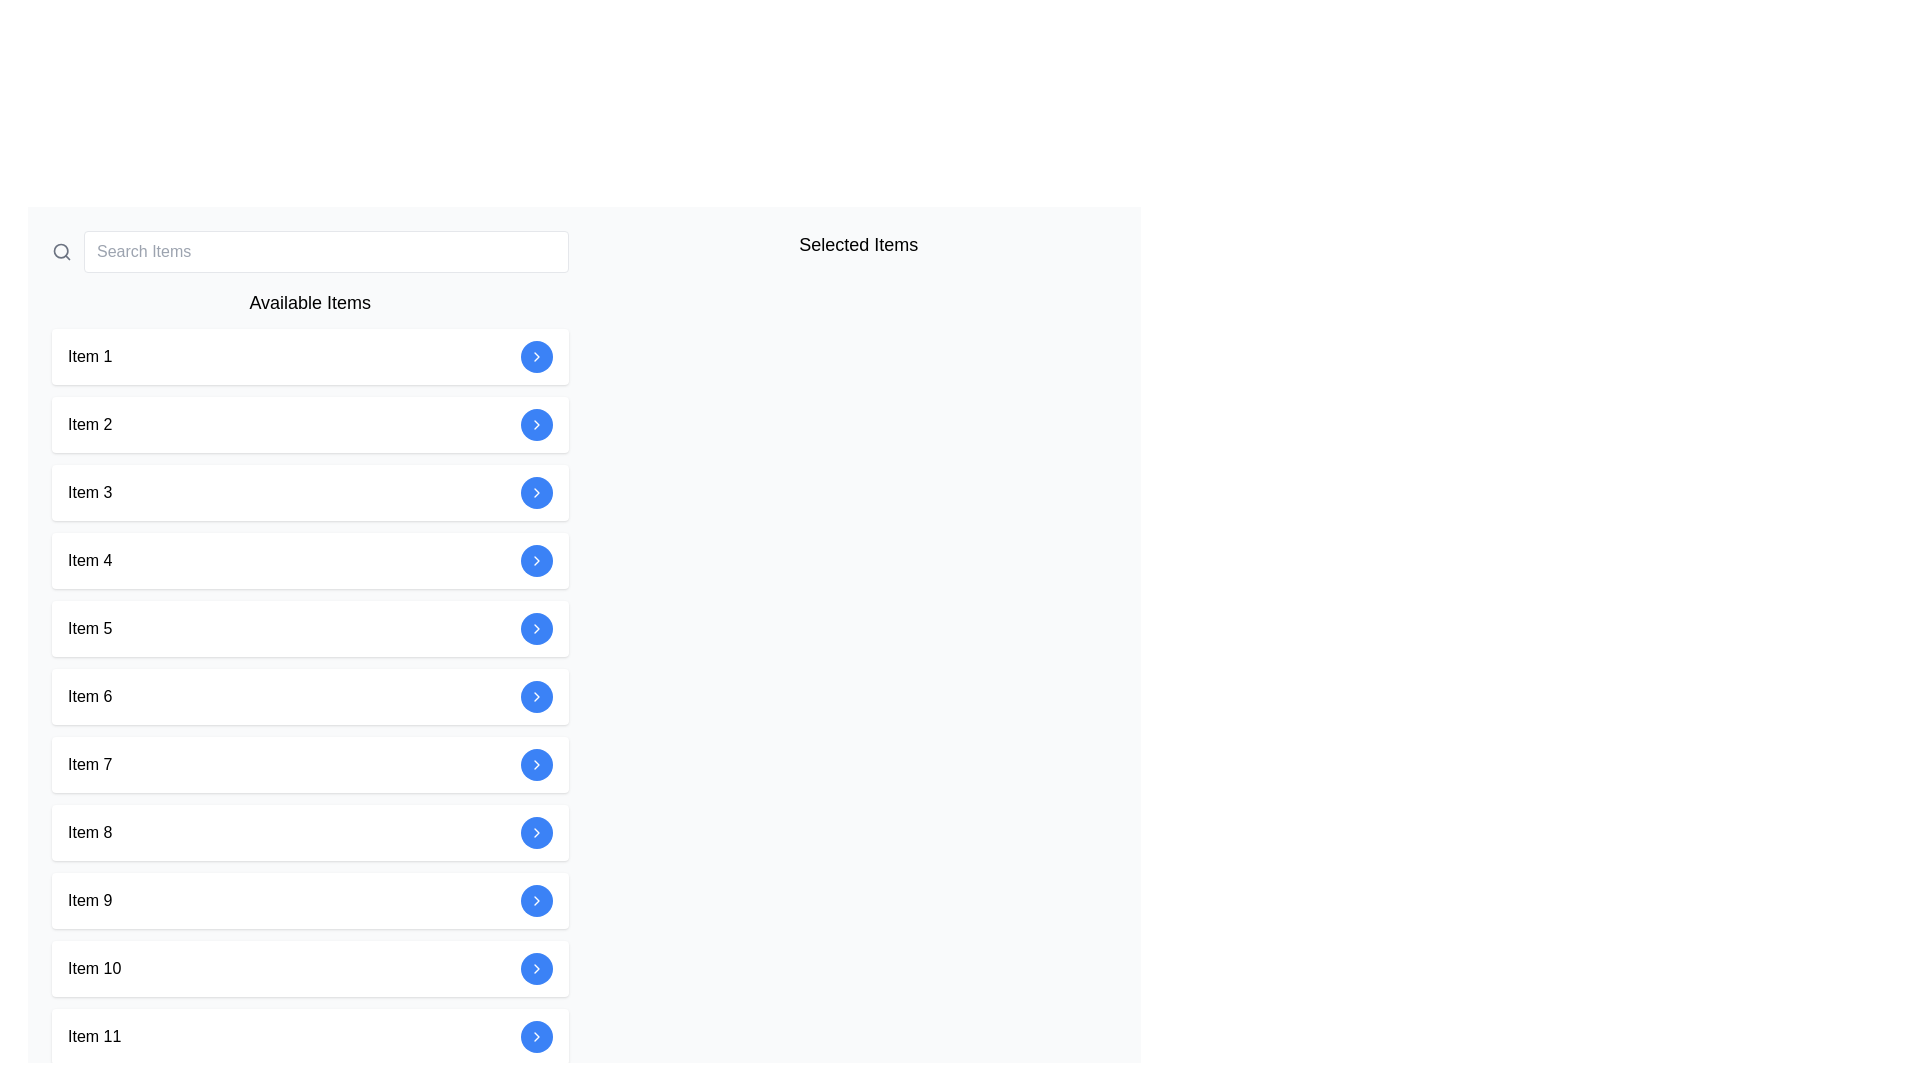 This screenshot has width=1920, height=1080. What do you see at coordinates (536, 493) in the screenshot?
I see `the forward navigation button located at the far right end of the 'Item 3' row in the 'Available Items' section` at bounding box center [536, 493].